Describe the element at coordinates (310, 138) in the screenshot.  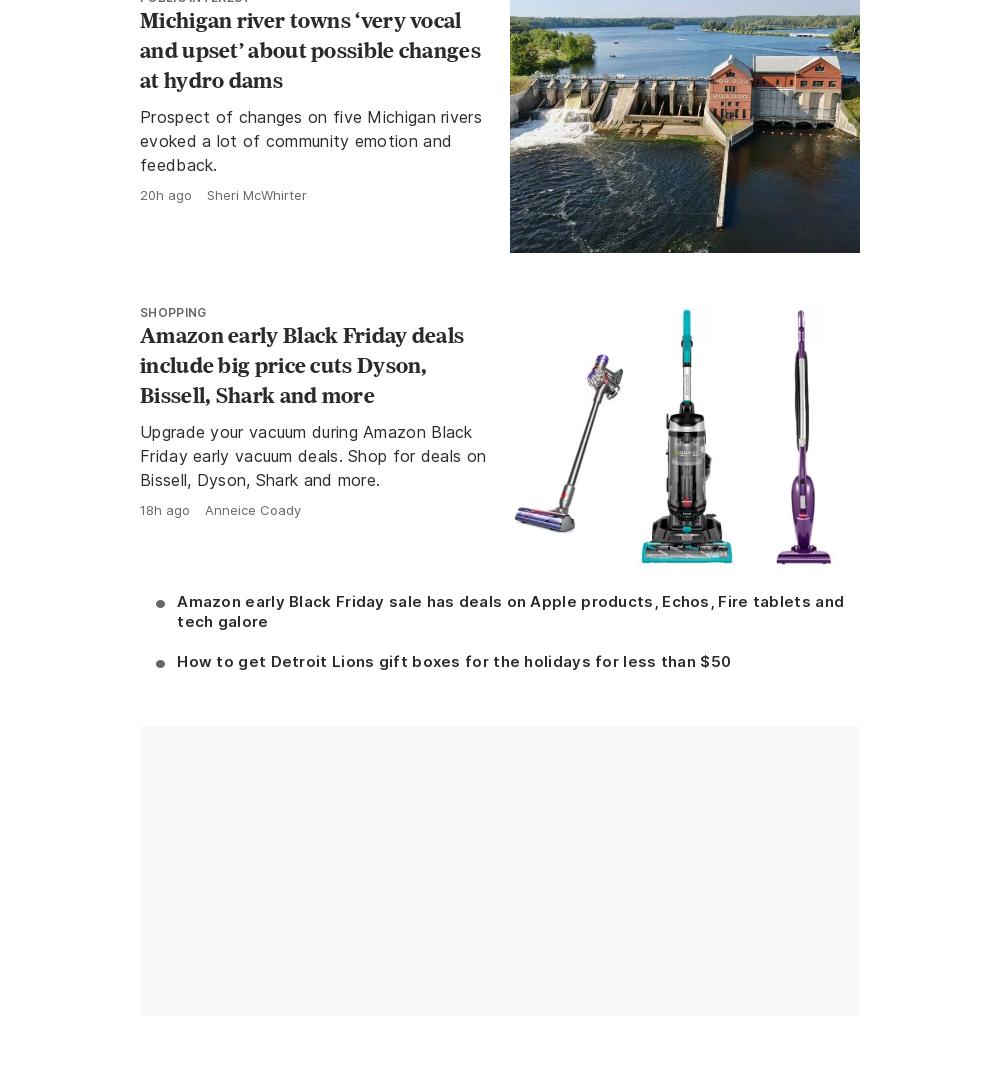
I see `'Prospect of changes on five Michigan rivers evoked a lot of community emotion and feedback.'` at that location.